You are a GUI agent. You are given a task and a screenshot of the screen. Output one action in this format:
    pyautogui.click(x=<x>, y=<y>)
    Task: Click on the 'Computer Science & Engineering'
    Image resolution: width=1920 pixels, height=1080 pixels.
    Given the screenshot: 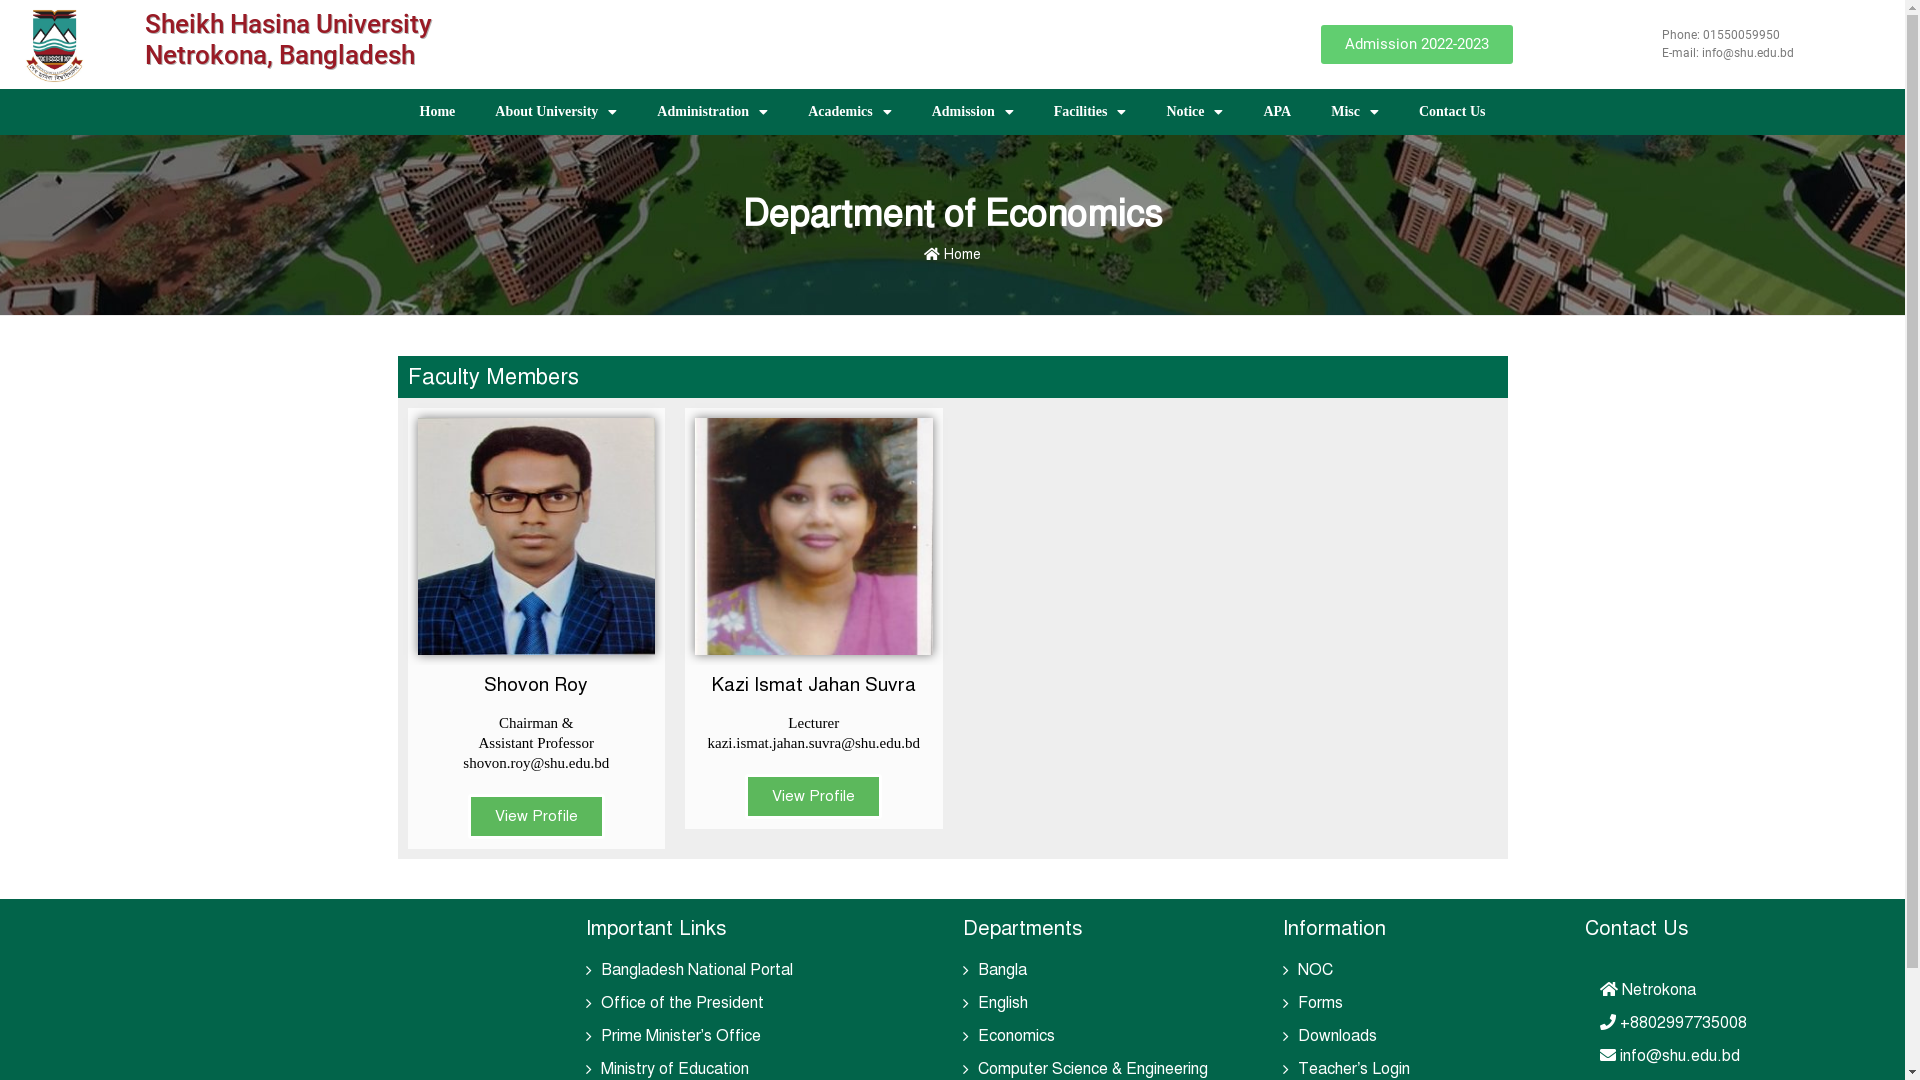 What is the action you would take?
    pyautogui.click(x=1092, y=1067)
    